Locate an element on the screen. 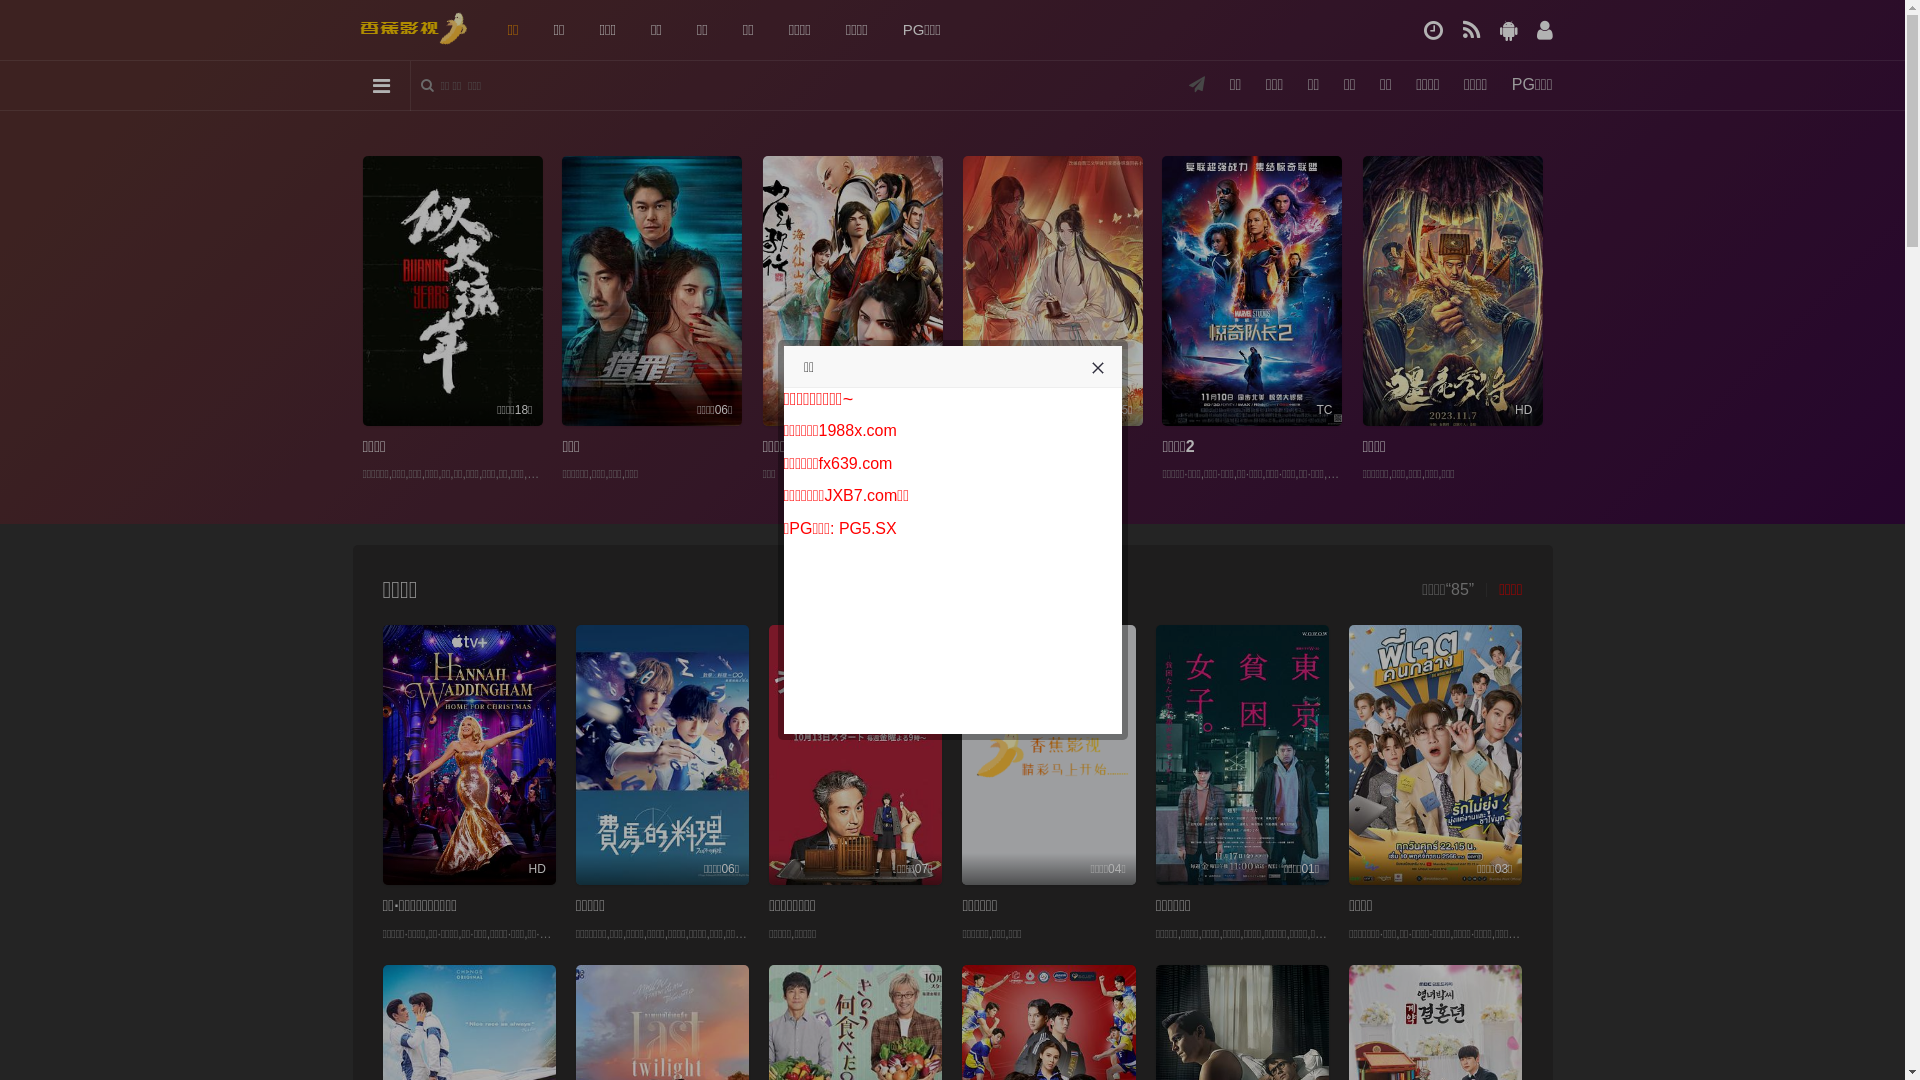  'PG5.SX' is located at coordinates (868, 527).